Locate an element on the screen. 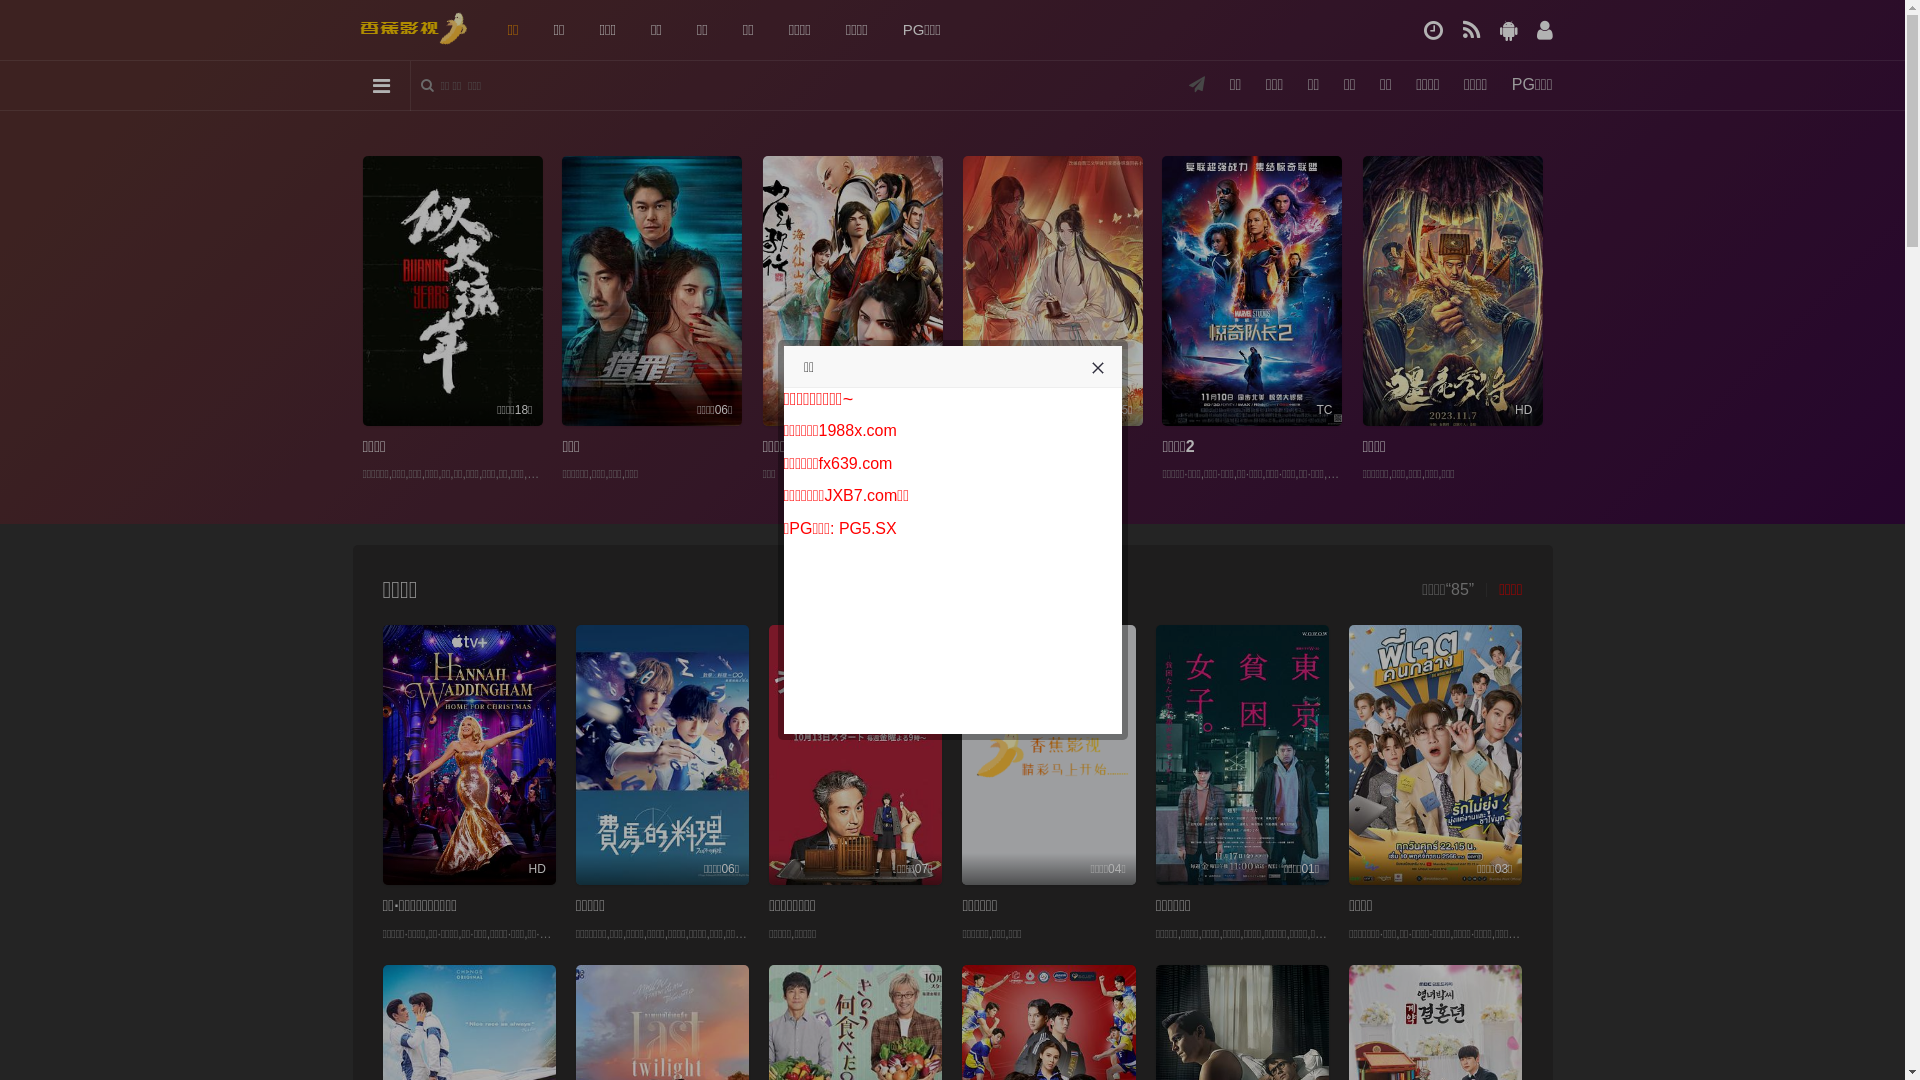  'PG5.SX' is located at coordinates (868, 527).